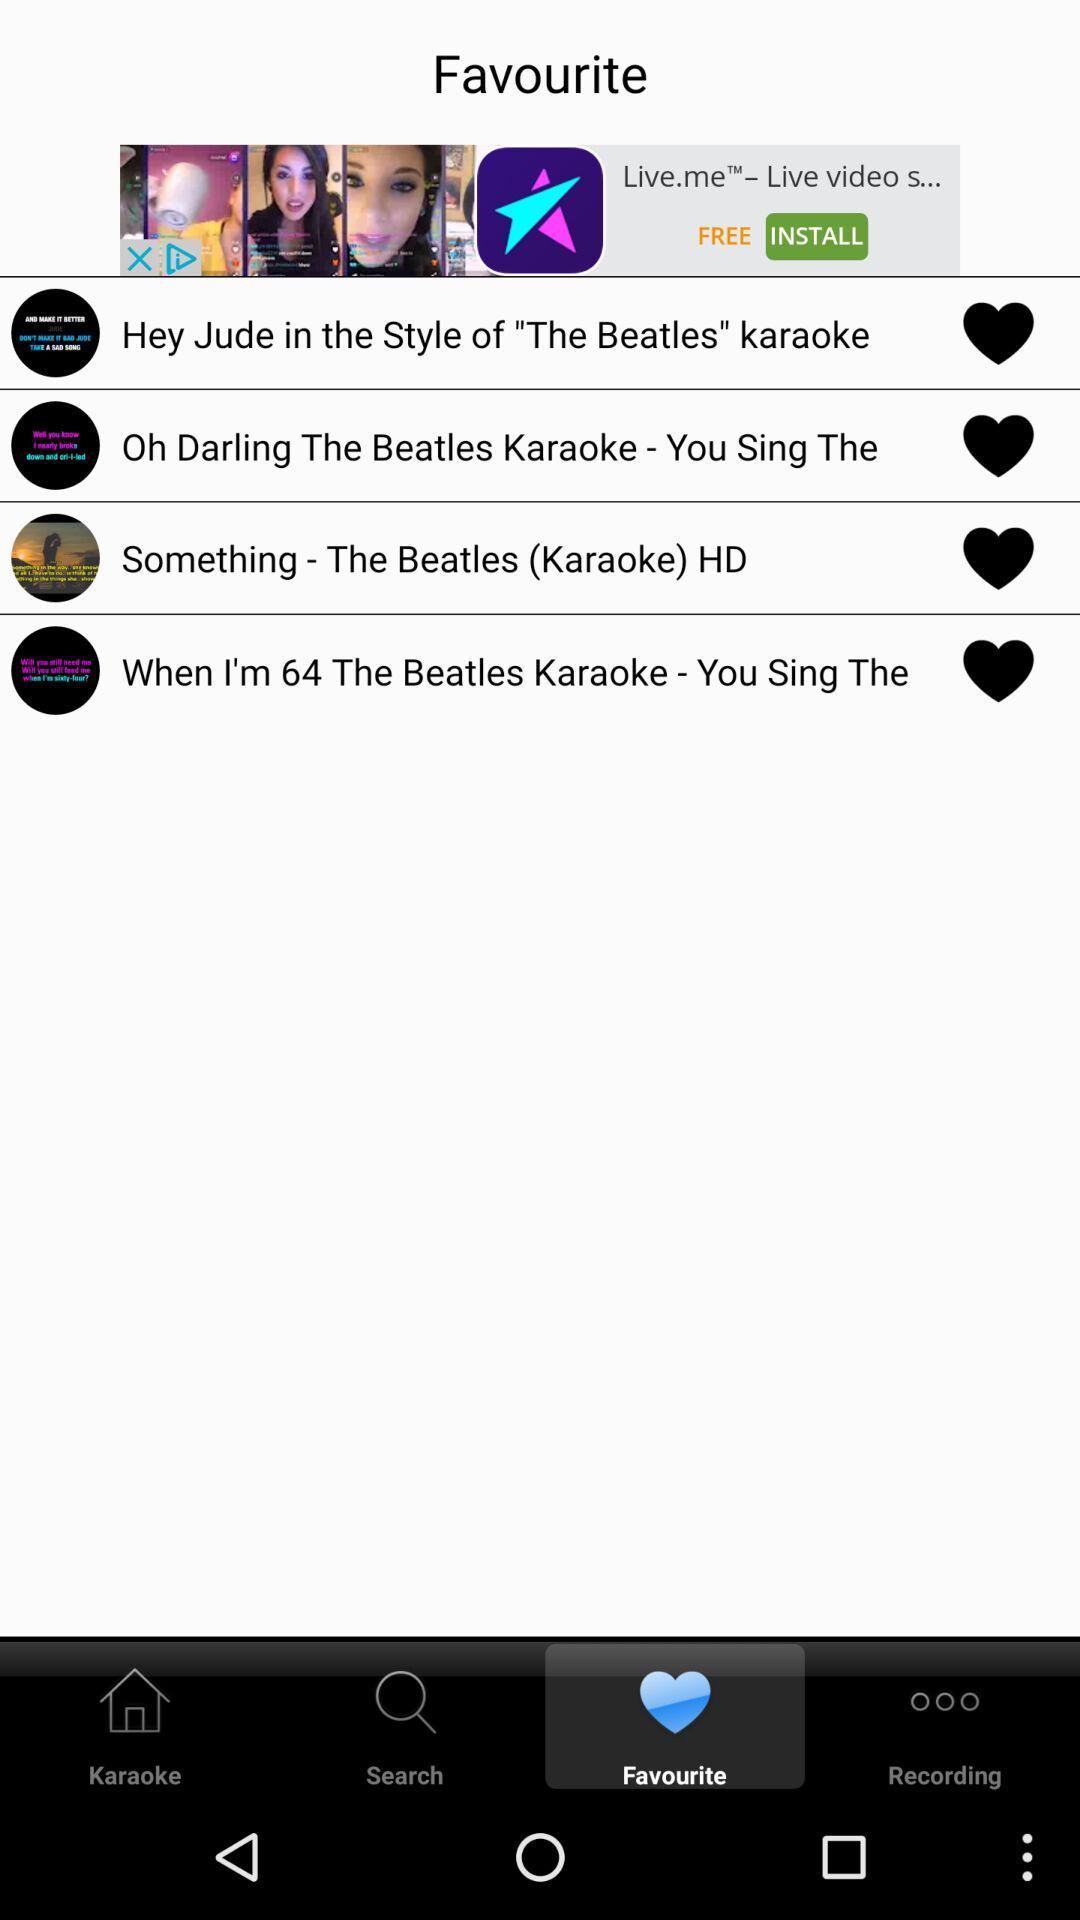 The height and width of the screenshot is (1920, 1080). What do you see at coordinates (998, 444) in the screenshot?
I see `song as favourite` at bounding box center [998, 444].